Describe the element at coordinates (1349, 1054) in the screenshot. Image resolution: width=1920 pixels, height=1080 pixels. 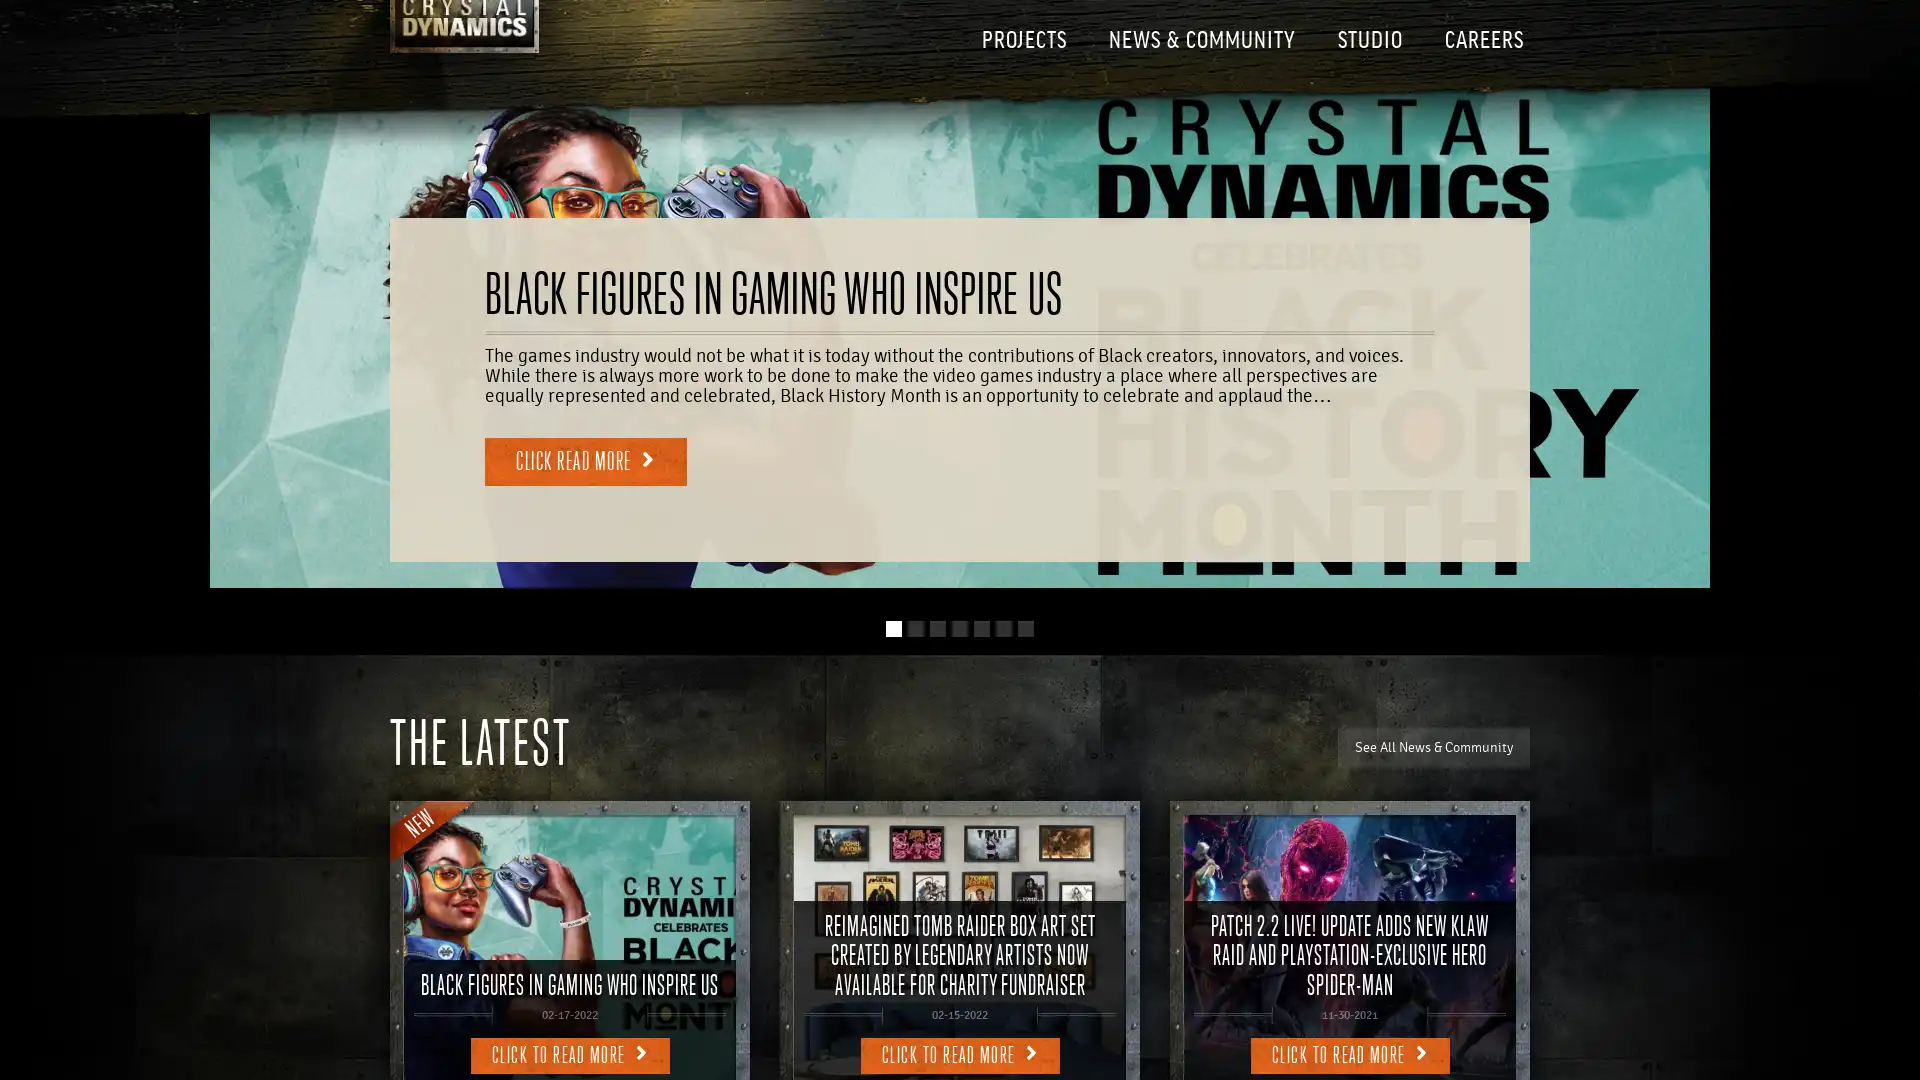
I see `CLICK TO READ MORE` at that location.